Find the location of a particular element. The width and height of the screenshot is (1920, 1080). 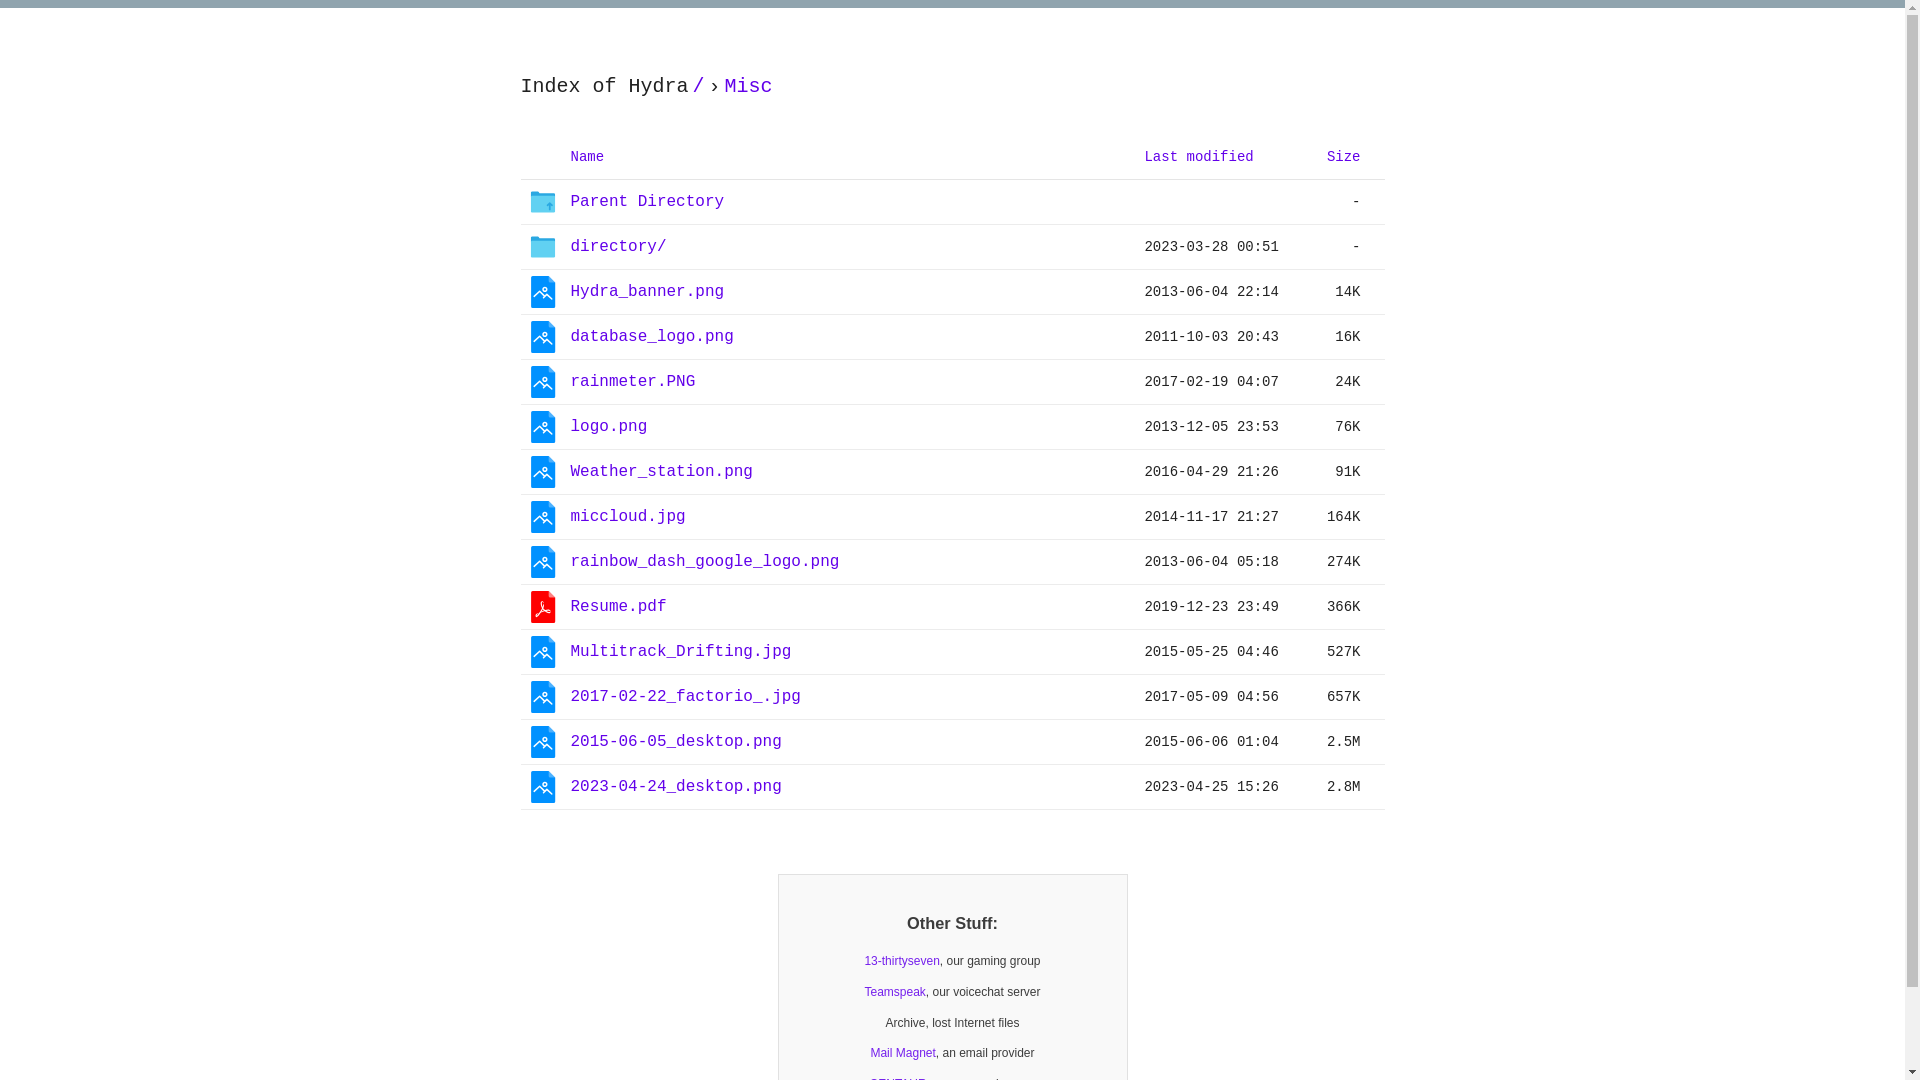

'Last modified' is located at coordinates (1198, 155).